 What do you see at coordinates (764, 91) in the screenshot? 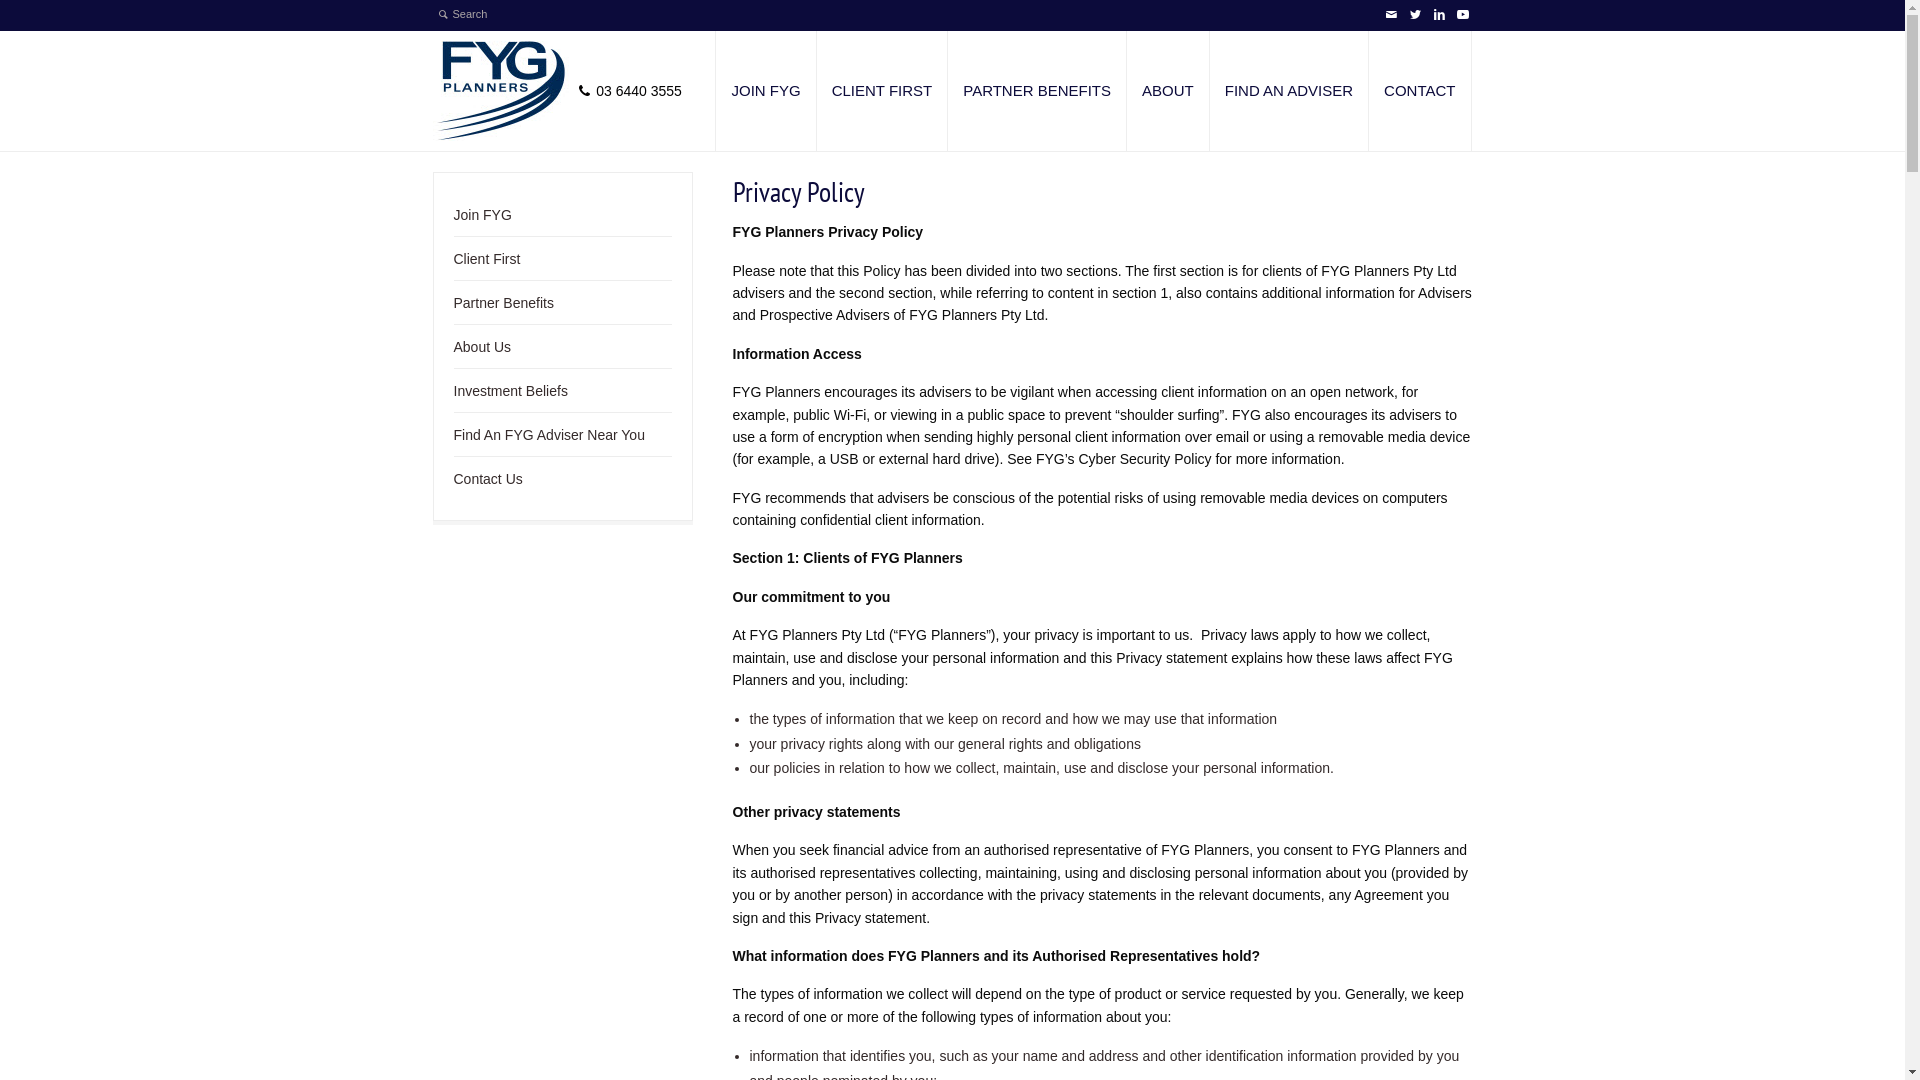
I see `'JOIN FYG'` at bounding box center [764, 91].